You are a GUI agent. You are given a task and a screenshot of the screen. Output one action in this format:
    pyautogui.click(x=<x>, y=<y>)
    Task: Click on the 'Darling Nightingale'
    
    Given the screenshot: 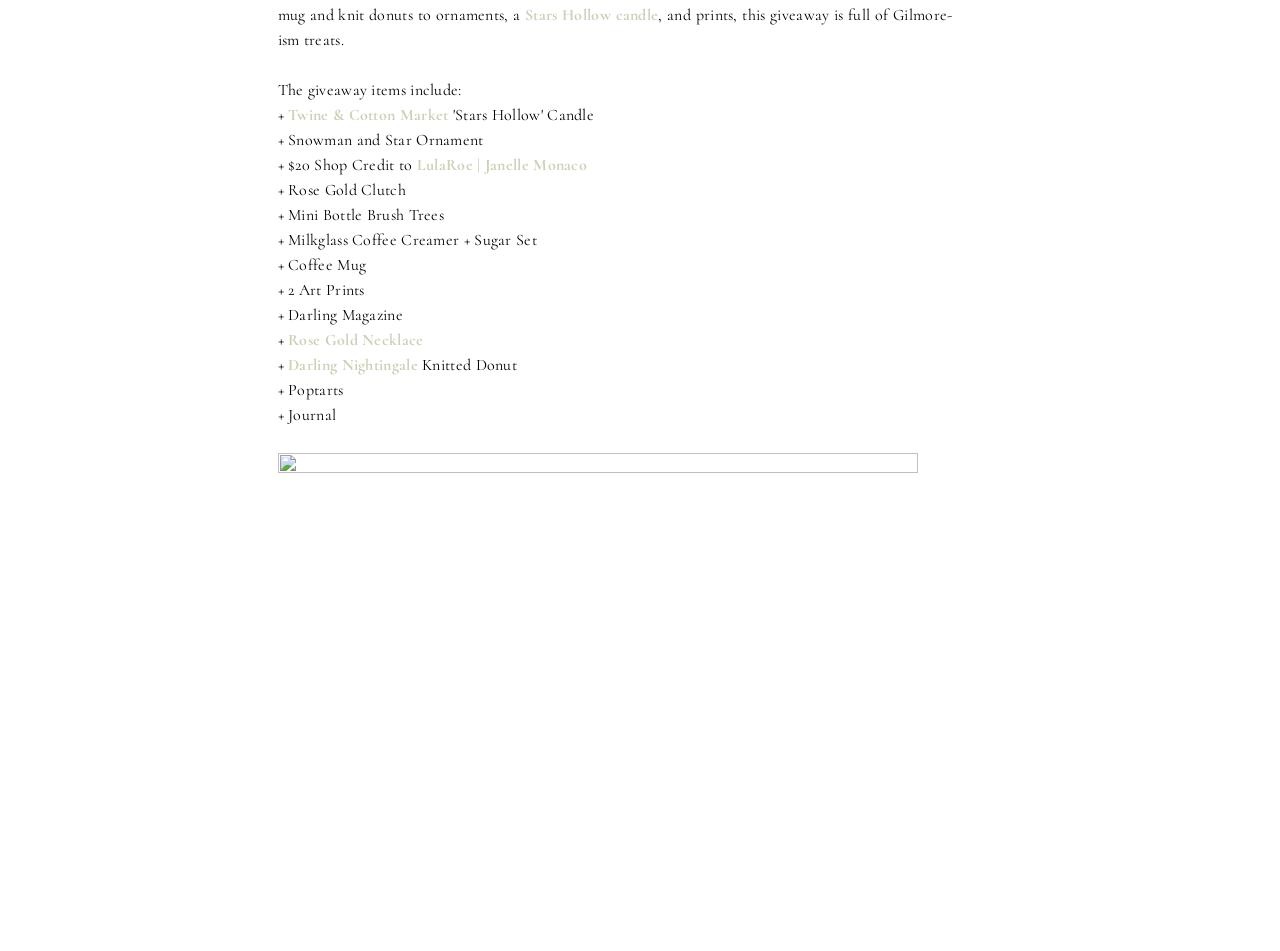 What is the action you would take?
    pyautogui.click(x=287, y=364)
    